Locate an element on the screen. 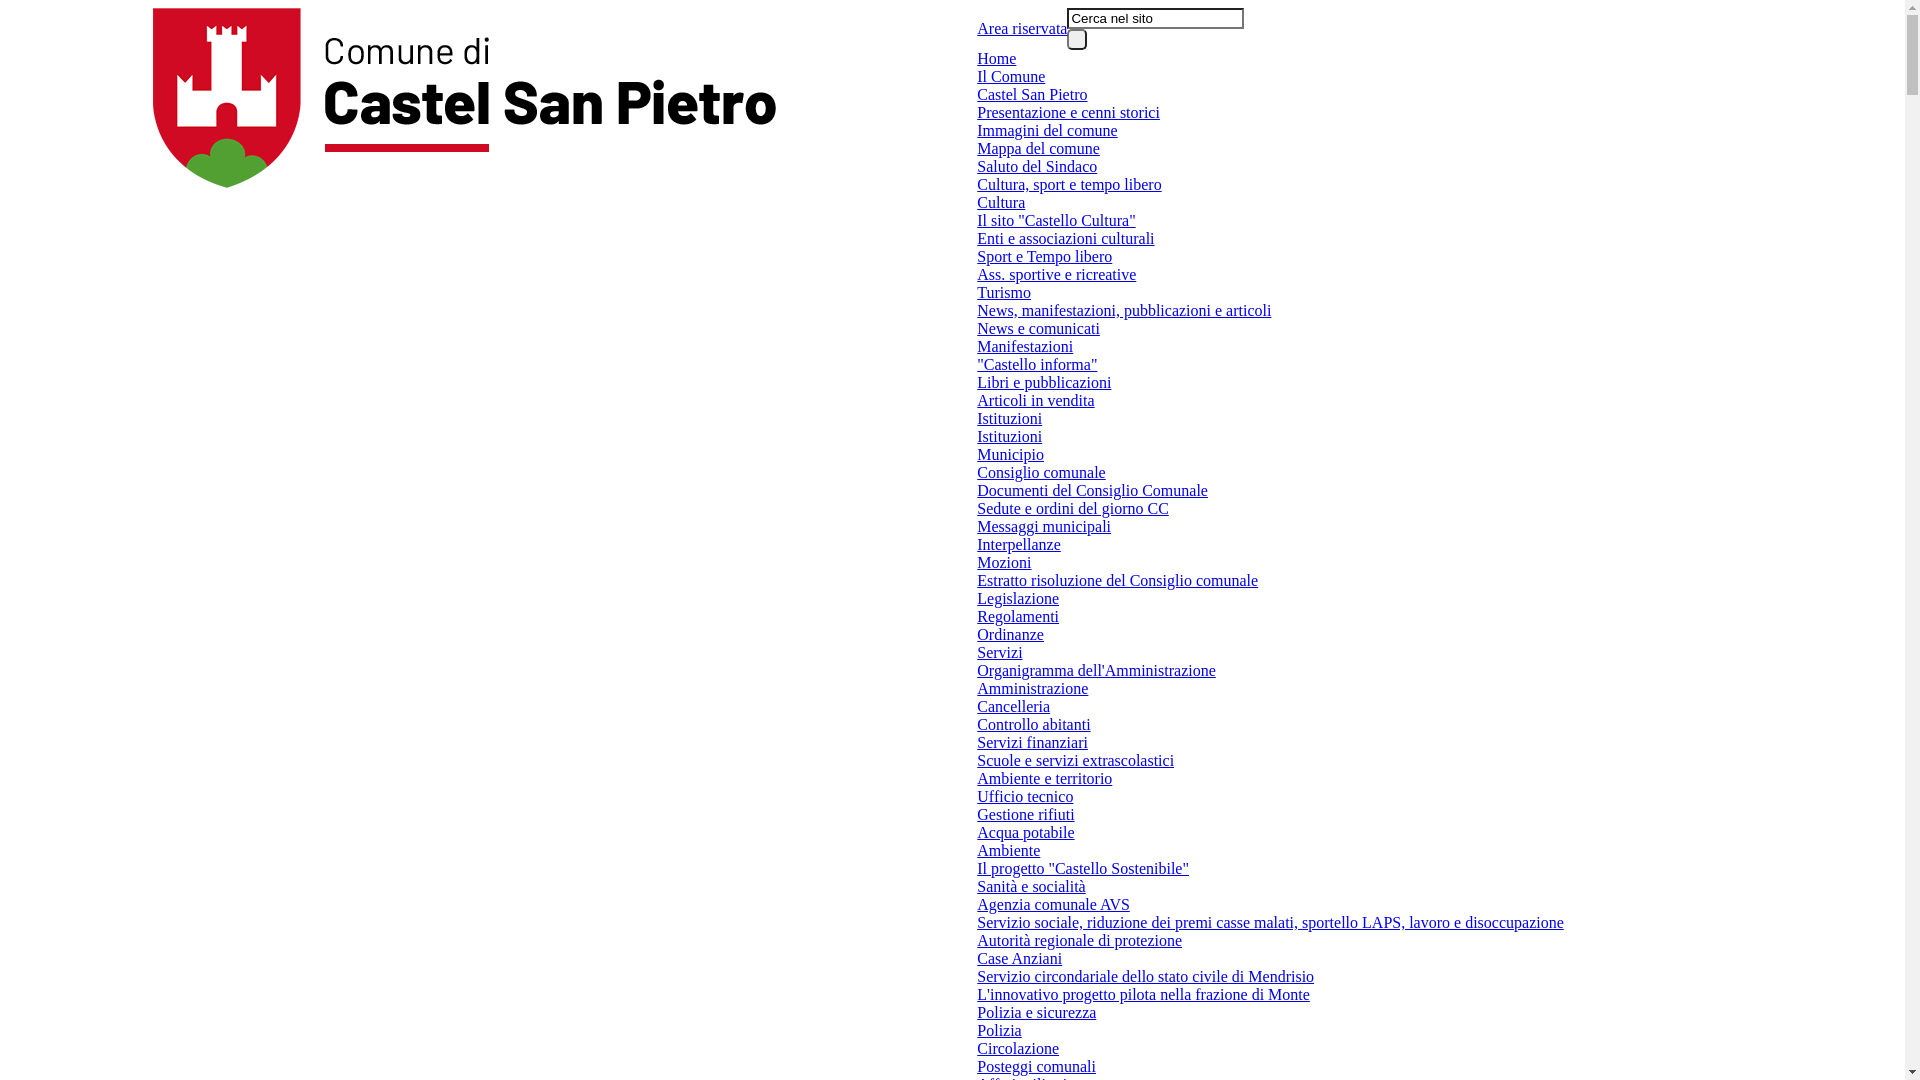 The width and height of the screenshot is (1920, 1080). 'Cultura, sport e tempo libero' is located at coordinates (1068, 185).